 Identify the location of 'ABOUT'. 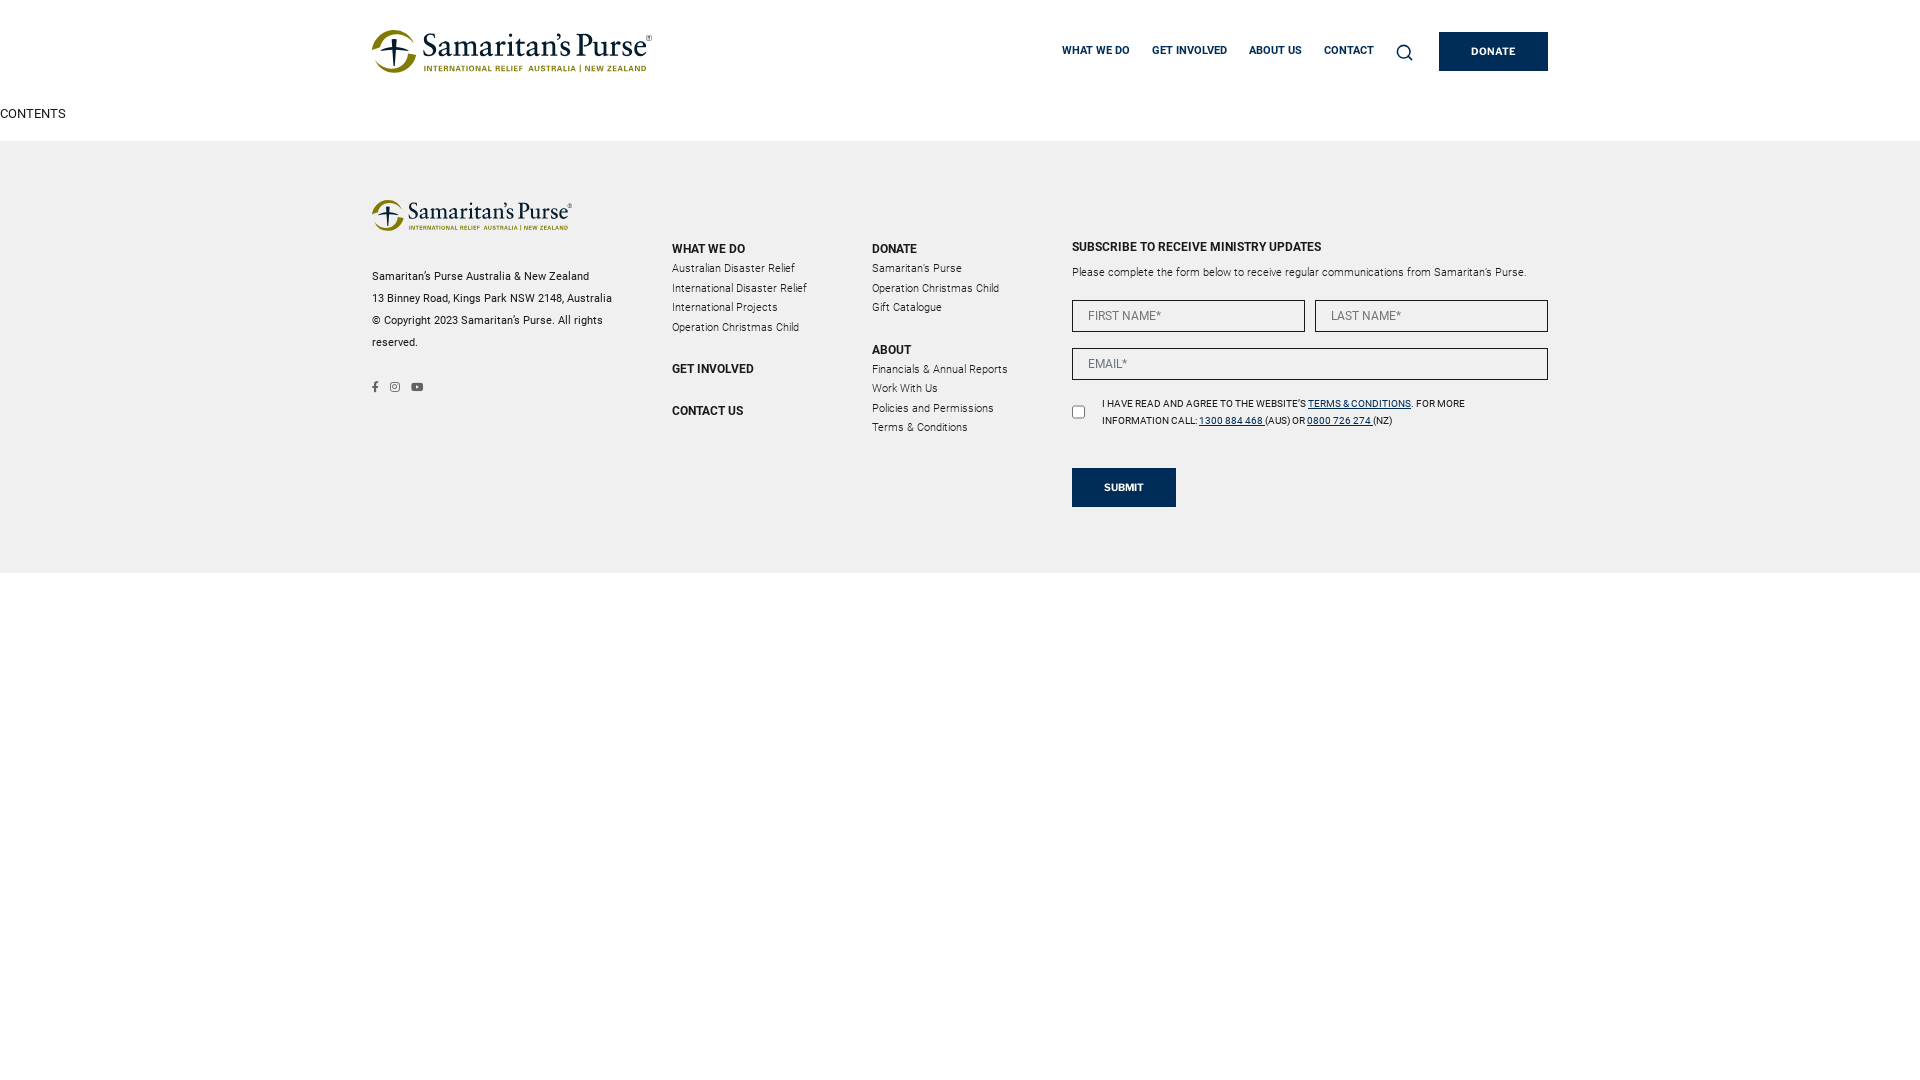
(960, 347).